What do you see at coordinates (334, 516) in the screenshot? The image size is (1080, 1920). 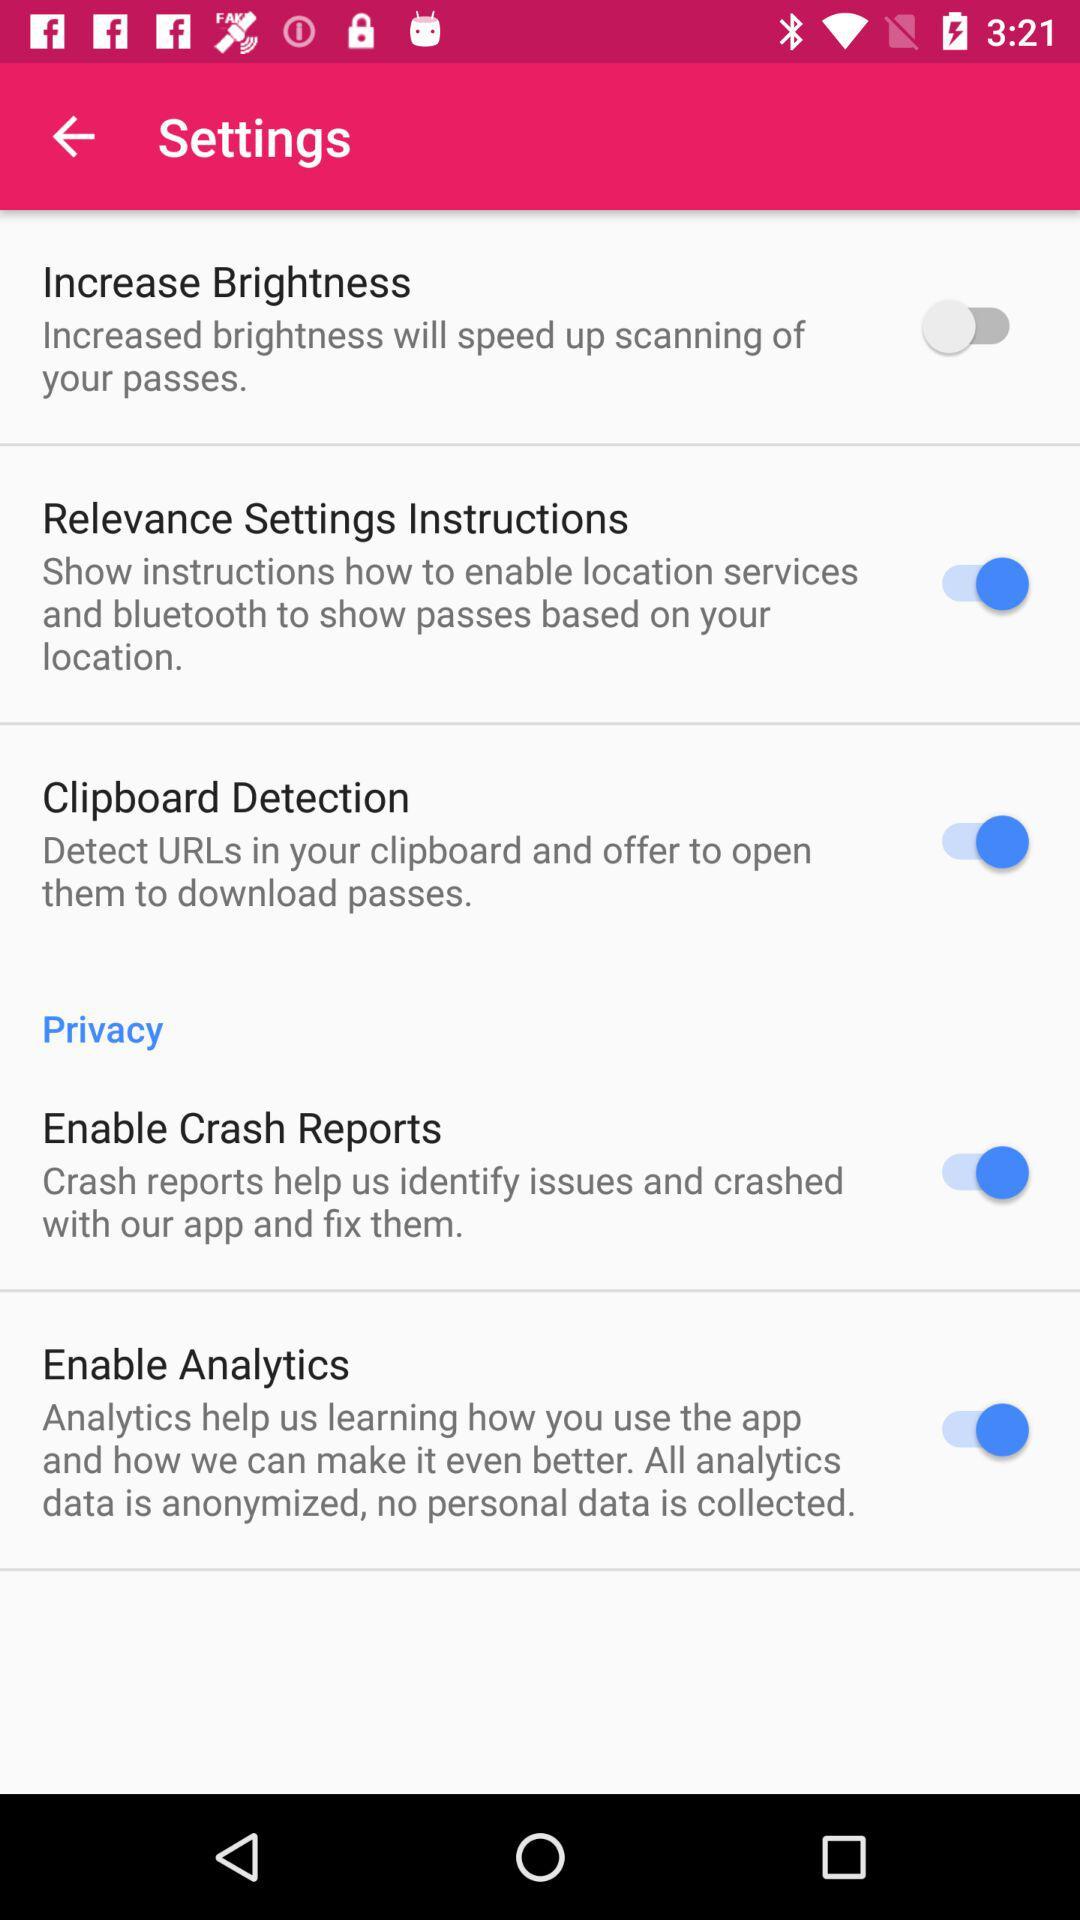 I see `item below increased brightness will item` at bounding box center [334, 516].